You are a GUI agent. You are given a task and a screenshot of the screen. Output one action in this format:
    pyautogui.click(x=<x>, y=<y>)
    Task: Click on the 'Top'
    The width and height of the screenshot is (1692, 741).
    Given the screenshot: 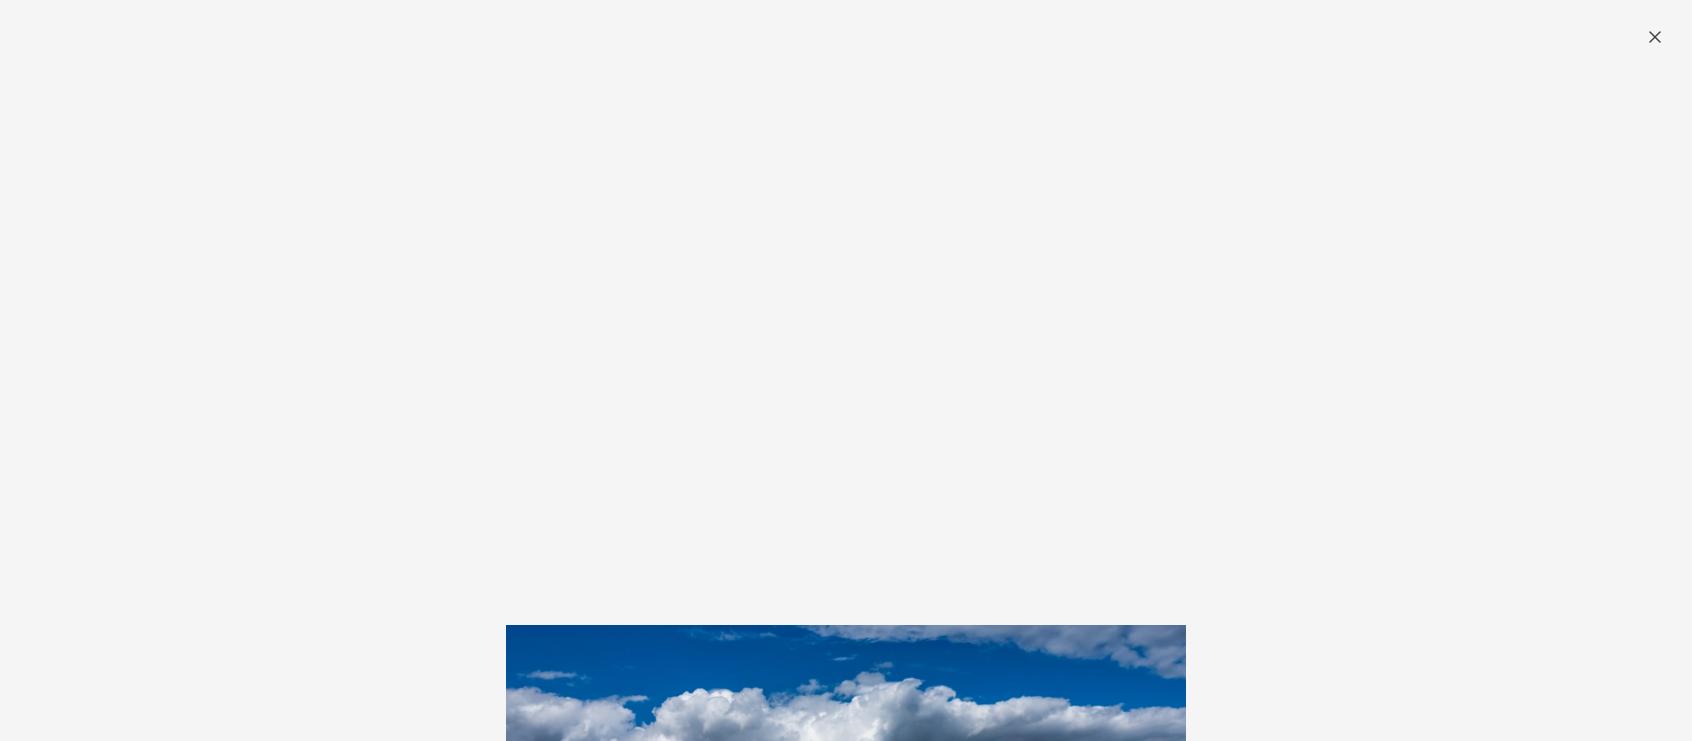 What is the action you would take?
    pyautogui.click(x=298, y=570)
    